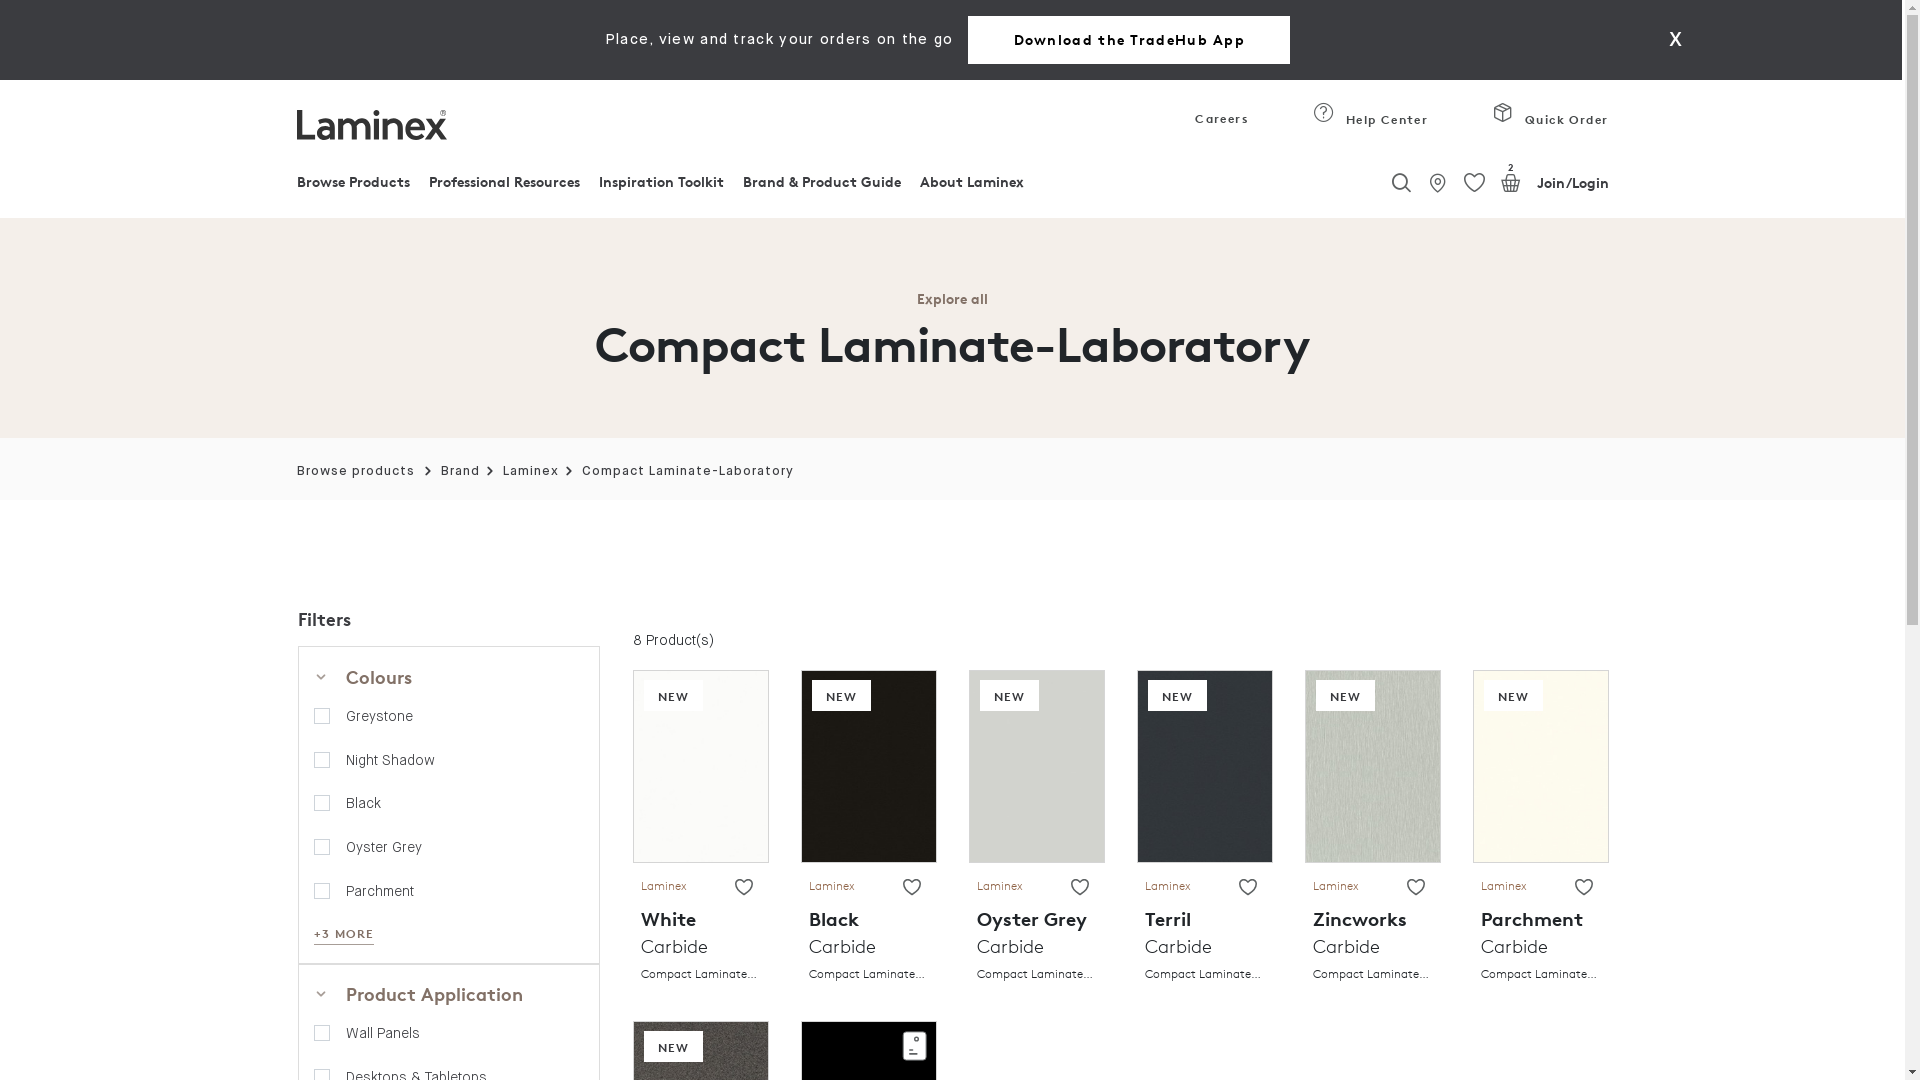 This screenshot has height=1080, width=1920. I want to click on '+3 MORE', so click(344, 934).